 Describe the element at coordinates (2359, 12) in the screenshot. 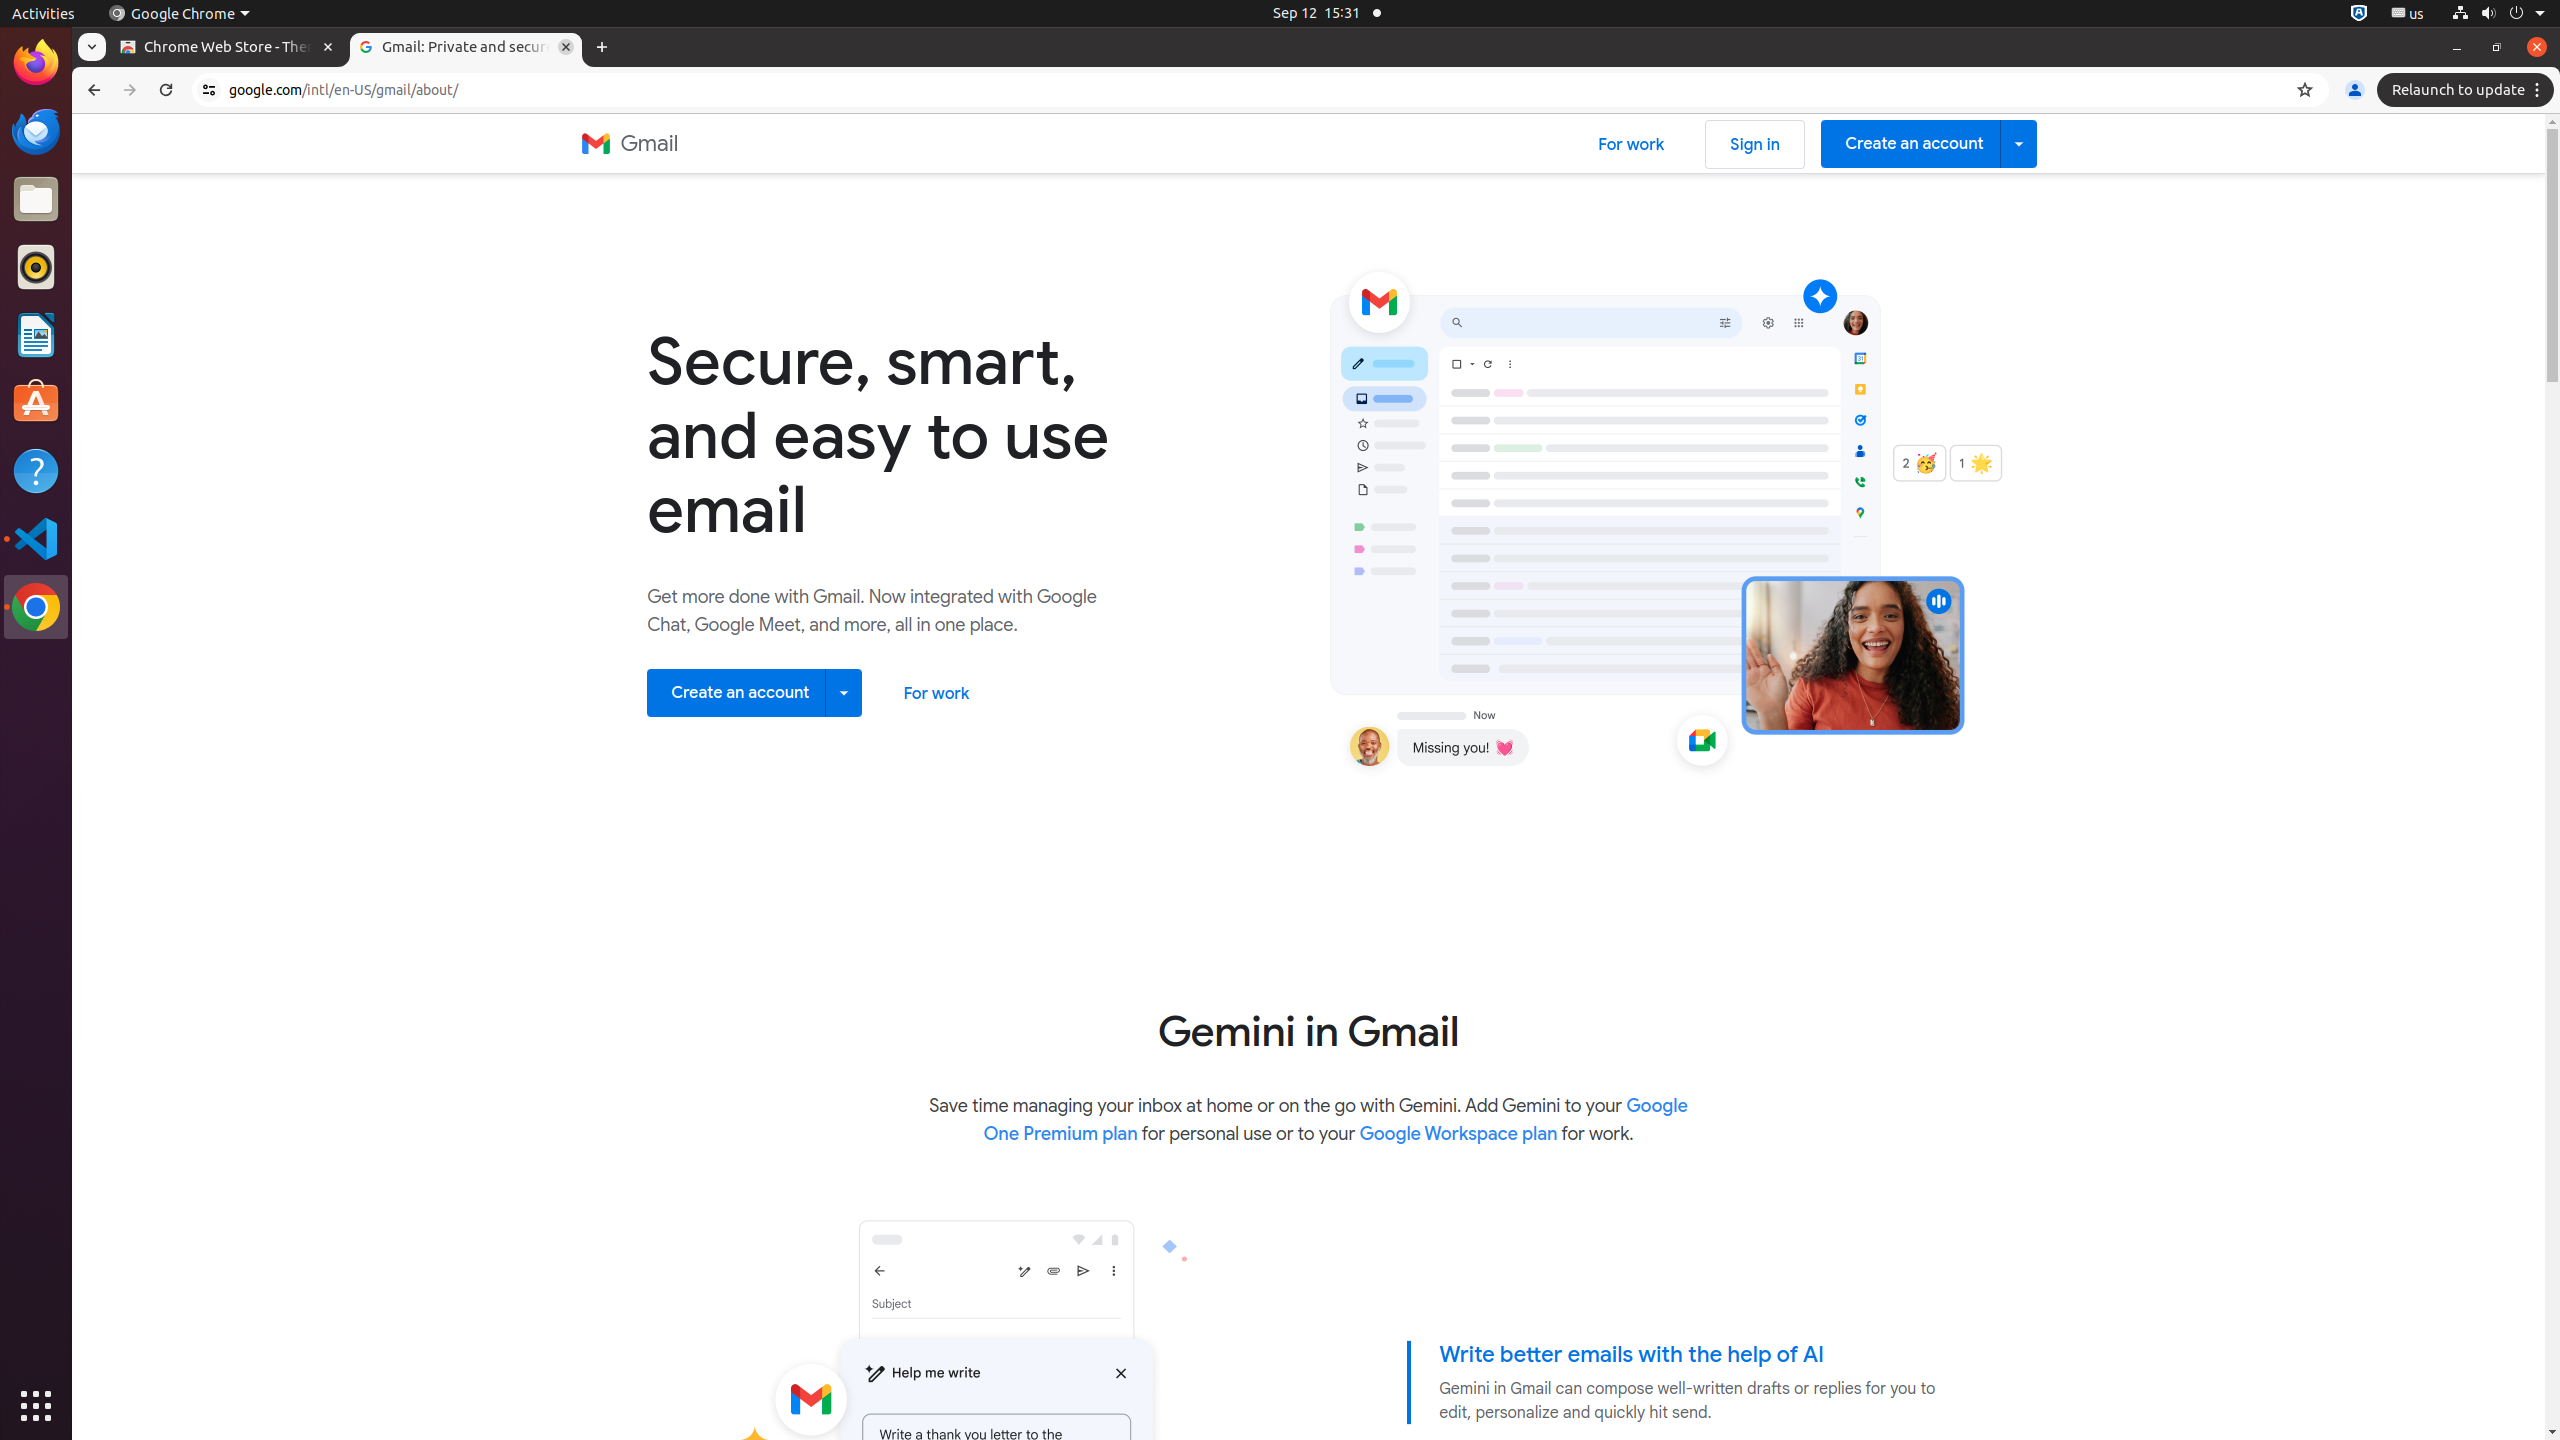

I see `':1.72/StatusNotifierItem'` at that location.